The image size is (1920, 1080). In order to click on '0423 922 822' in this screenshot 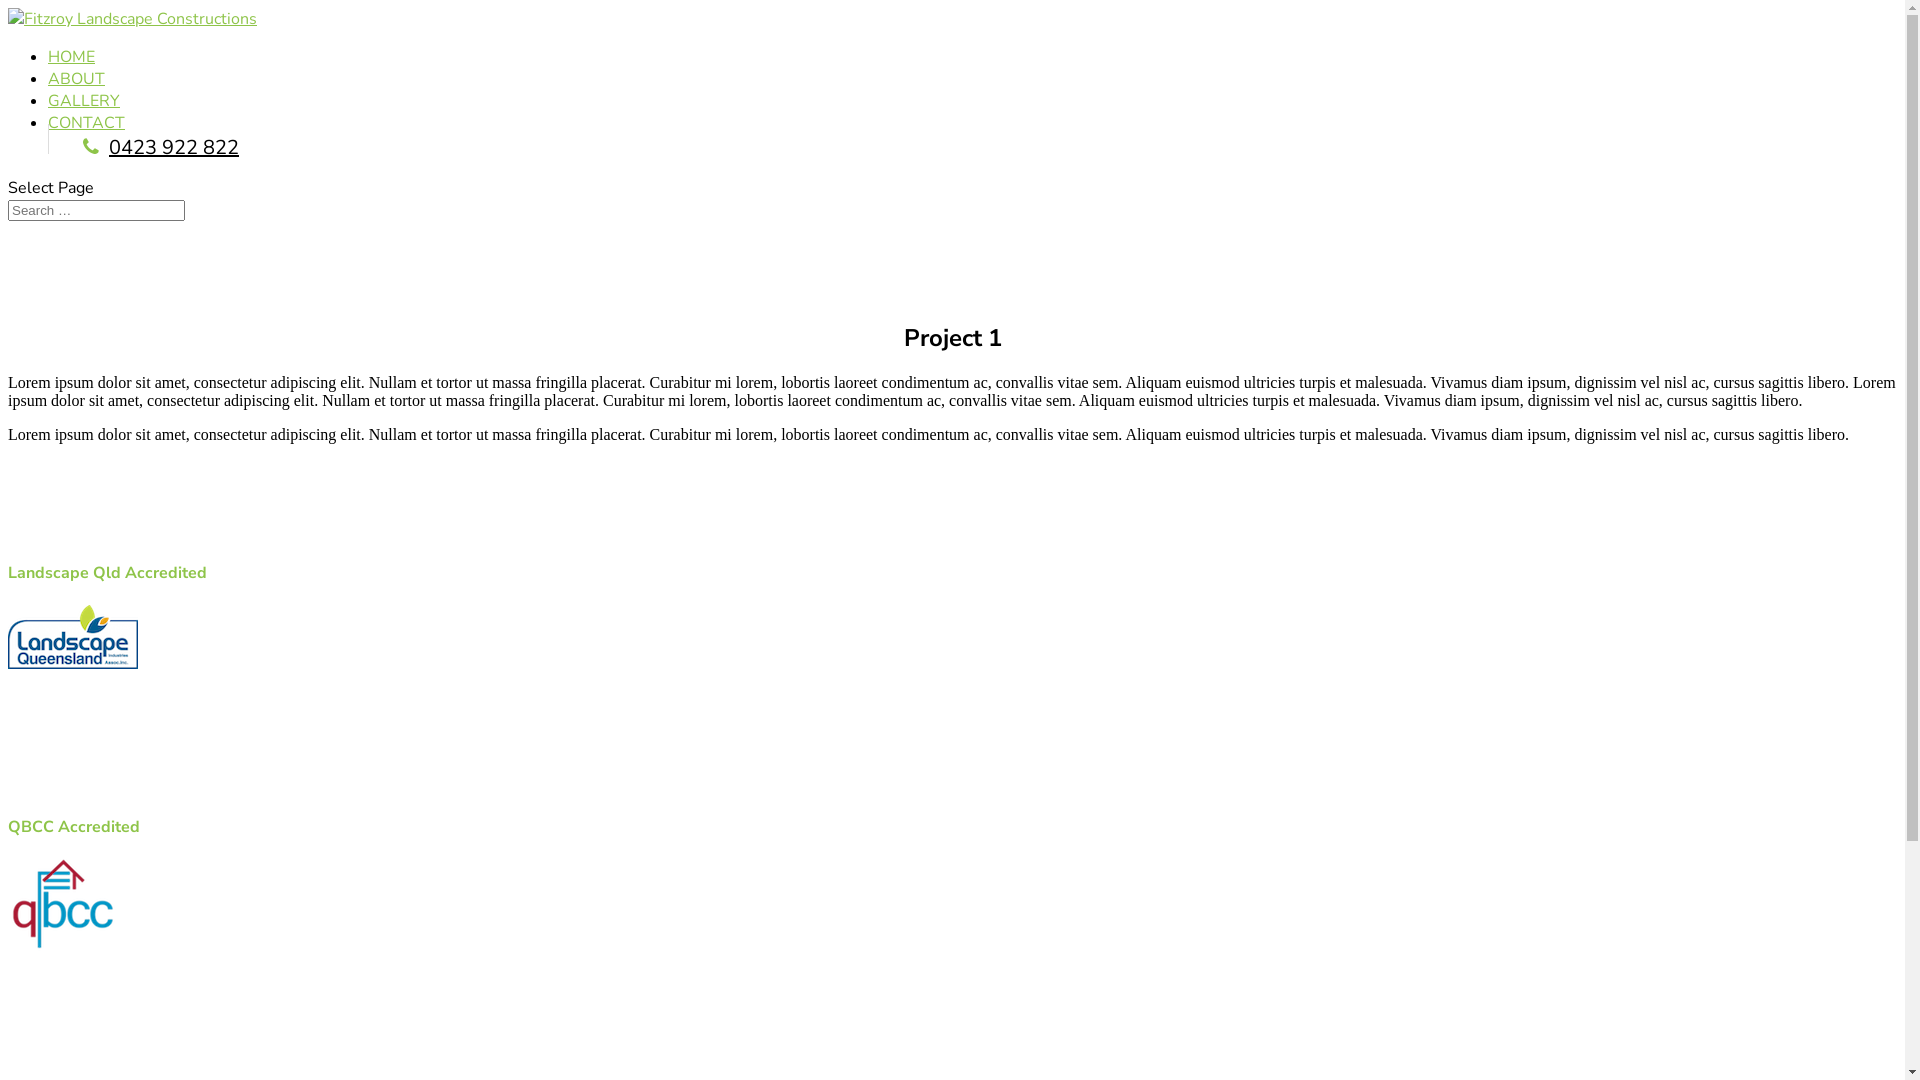, I will do `click(81, 146)`.